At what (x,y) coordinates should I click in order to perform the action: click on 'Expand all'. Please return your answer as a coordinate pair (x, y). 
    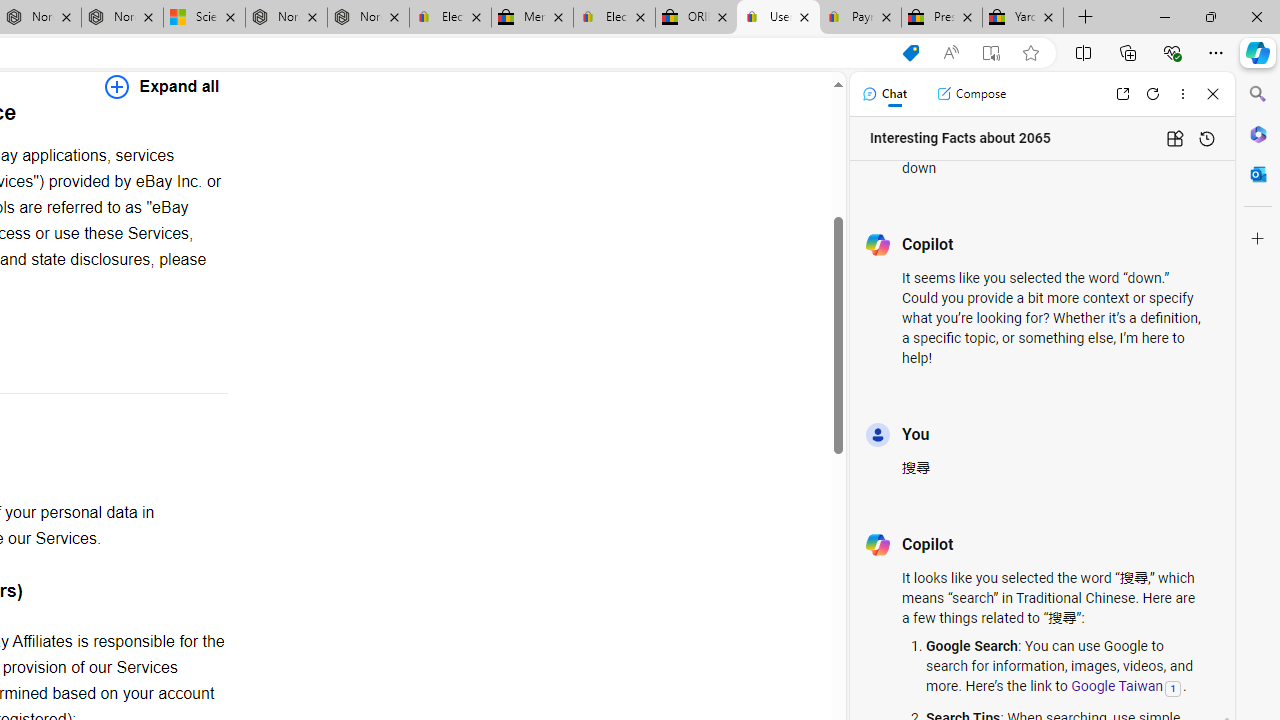
    Looking at the image, I should click on (162, 85).